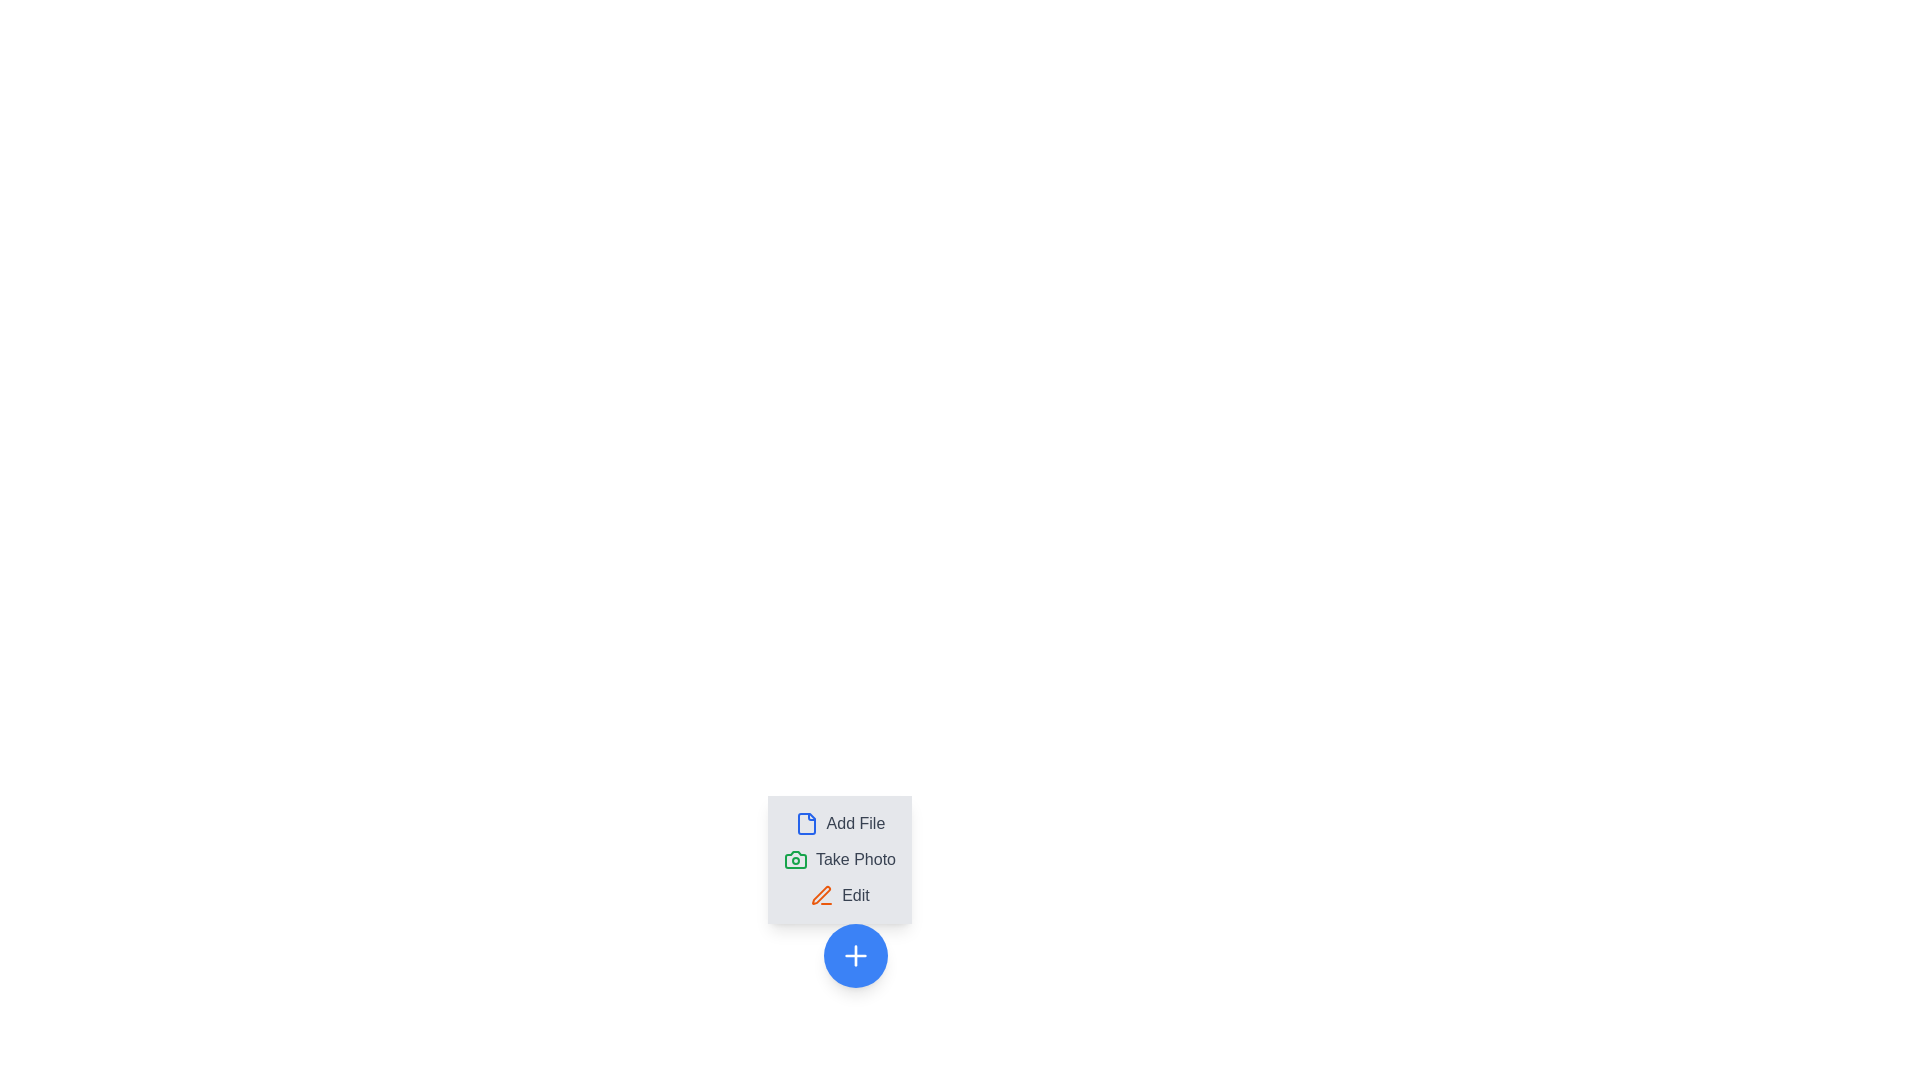  Describe the element at coordinates (855, 859) in the screenshot. I see `the text label reading 'Take Photo', which is styled with a gray font and positioned vertically between 'Add File' above and 'Edit' below` at that location.